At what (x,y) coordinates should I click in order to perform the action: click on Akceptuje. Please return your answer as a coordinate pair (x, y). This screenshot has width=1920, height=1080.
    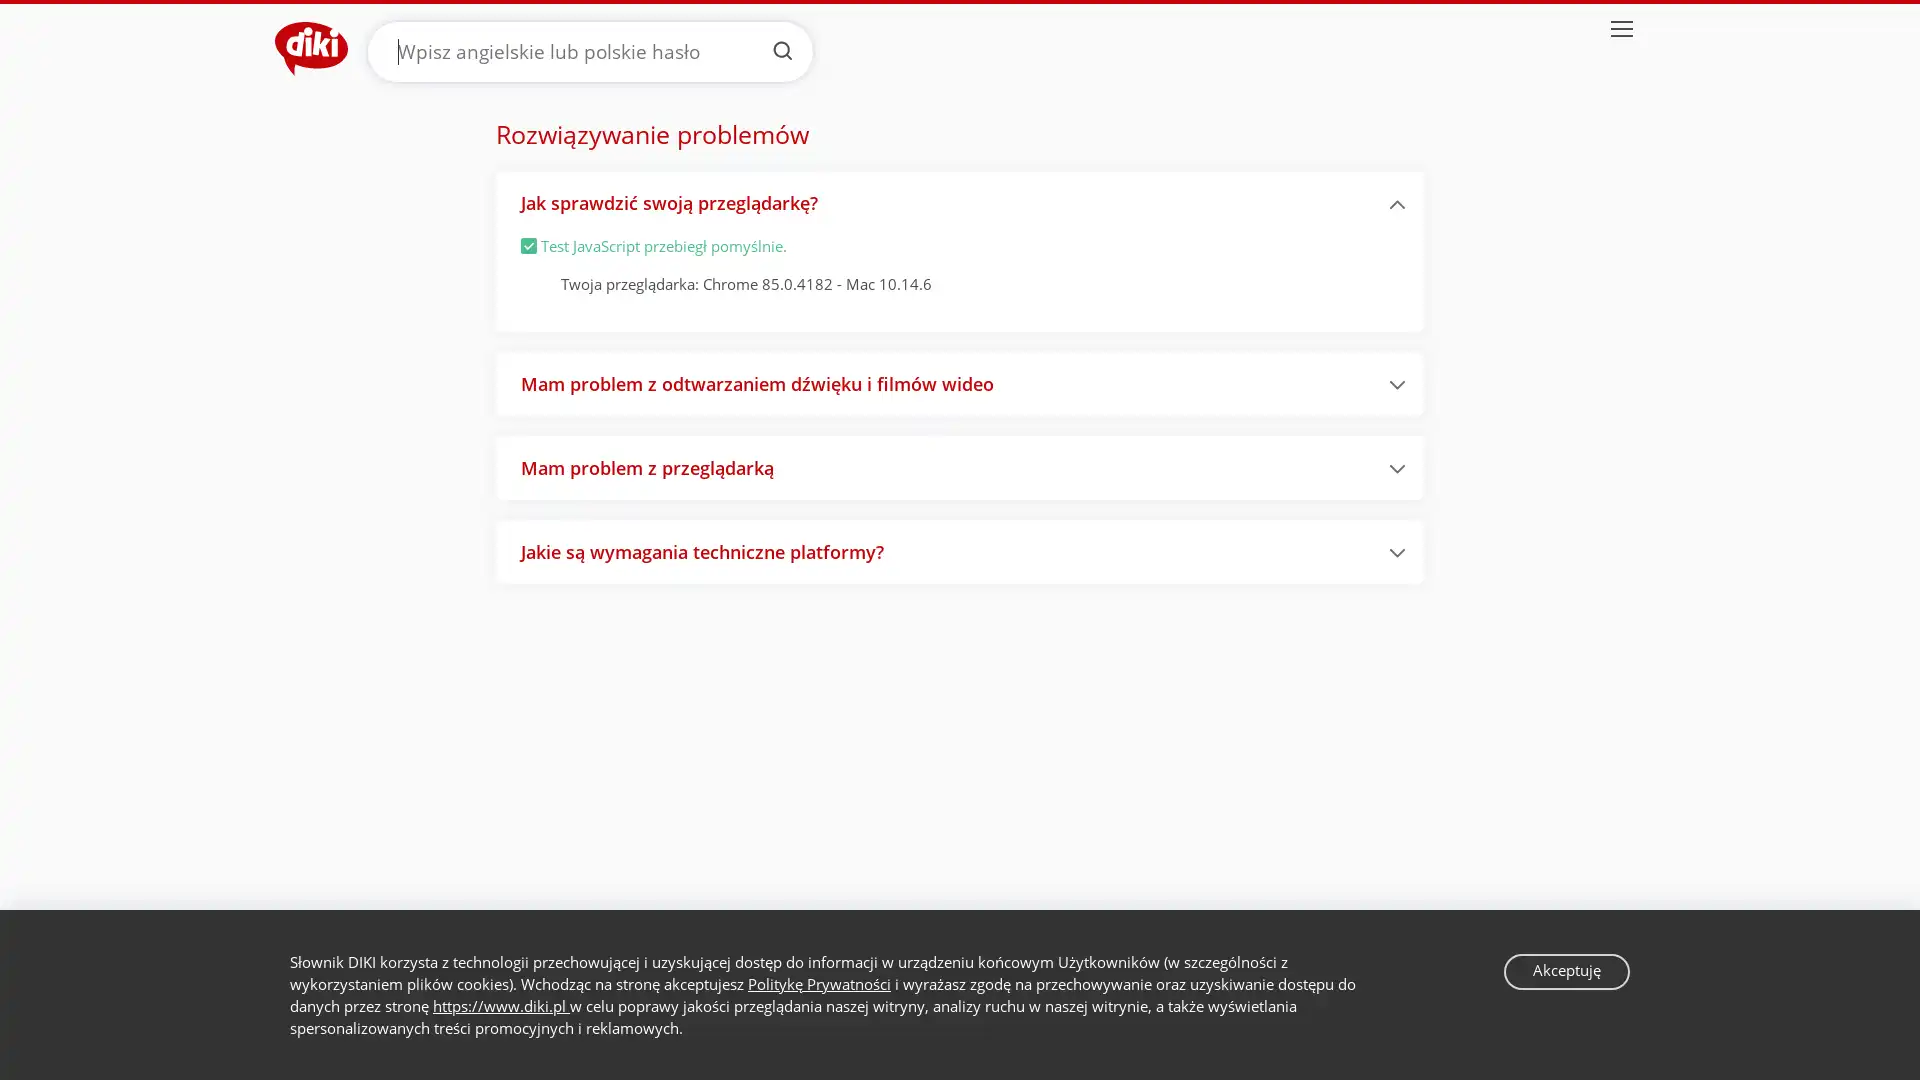
    Looking at the image, I should click on (1565, 970).